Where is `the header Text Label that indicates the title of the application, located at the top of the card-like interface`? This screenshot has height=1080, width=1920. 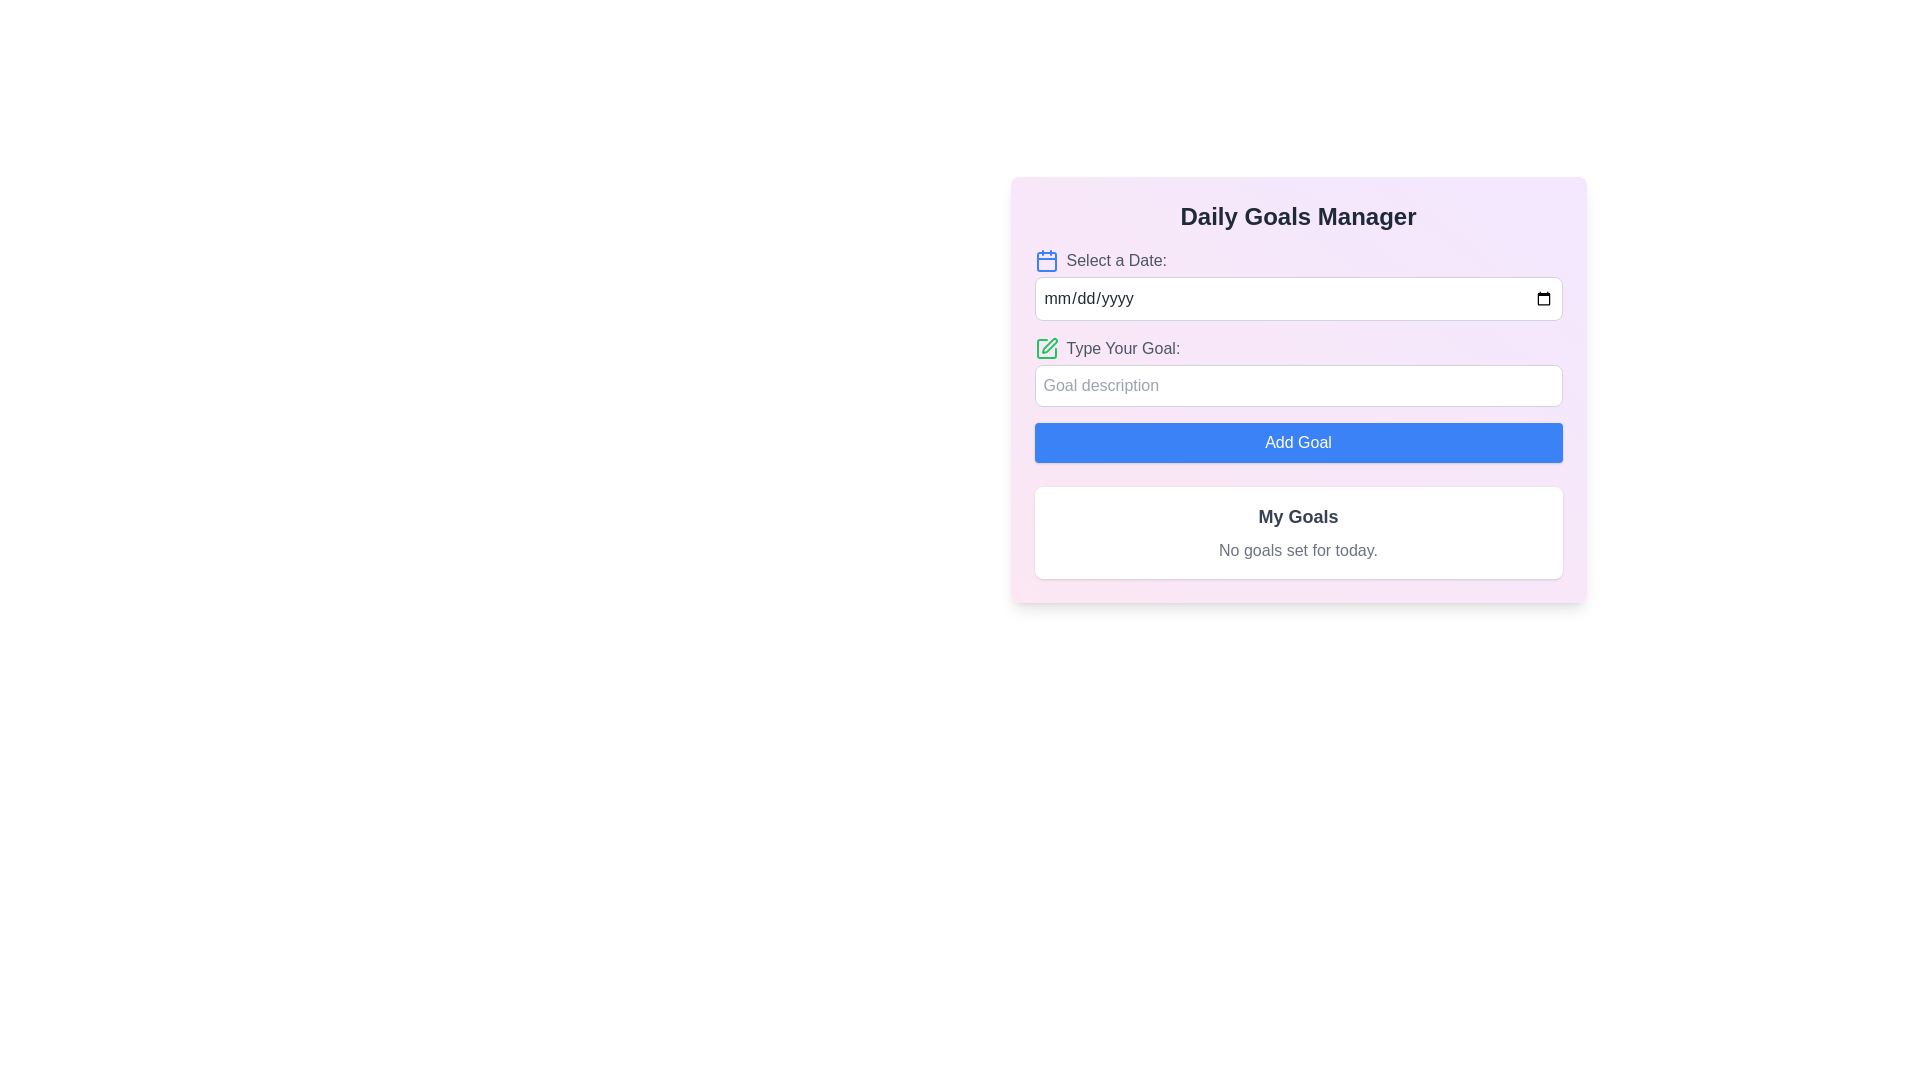 the header Text Label that indicates the title of the application, located at the top of the card-like interface is located at coordinates (1298, 216).